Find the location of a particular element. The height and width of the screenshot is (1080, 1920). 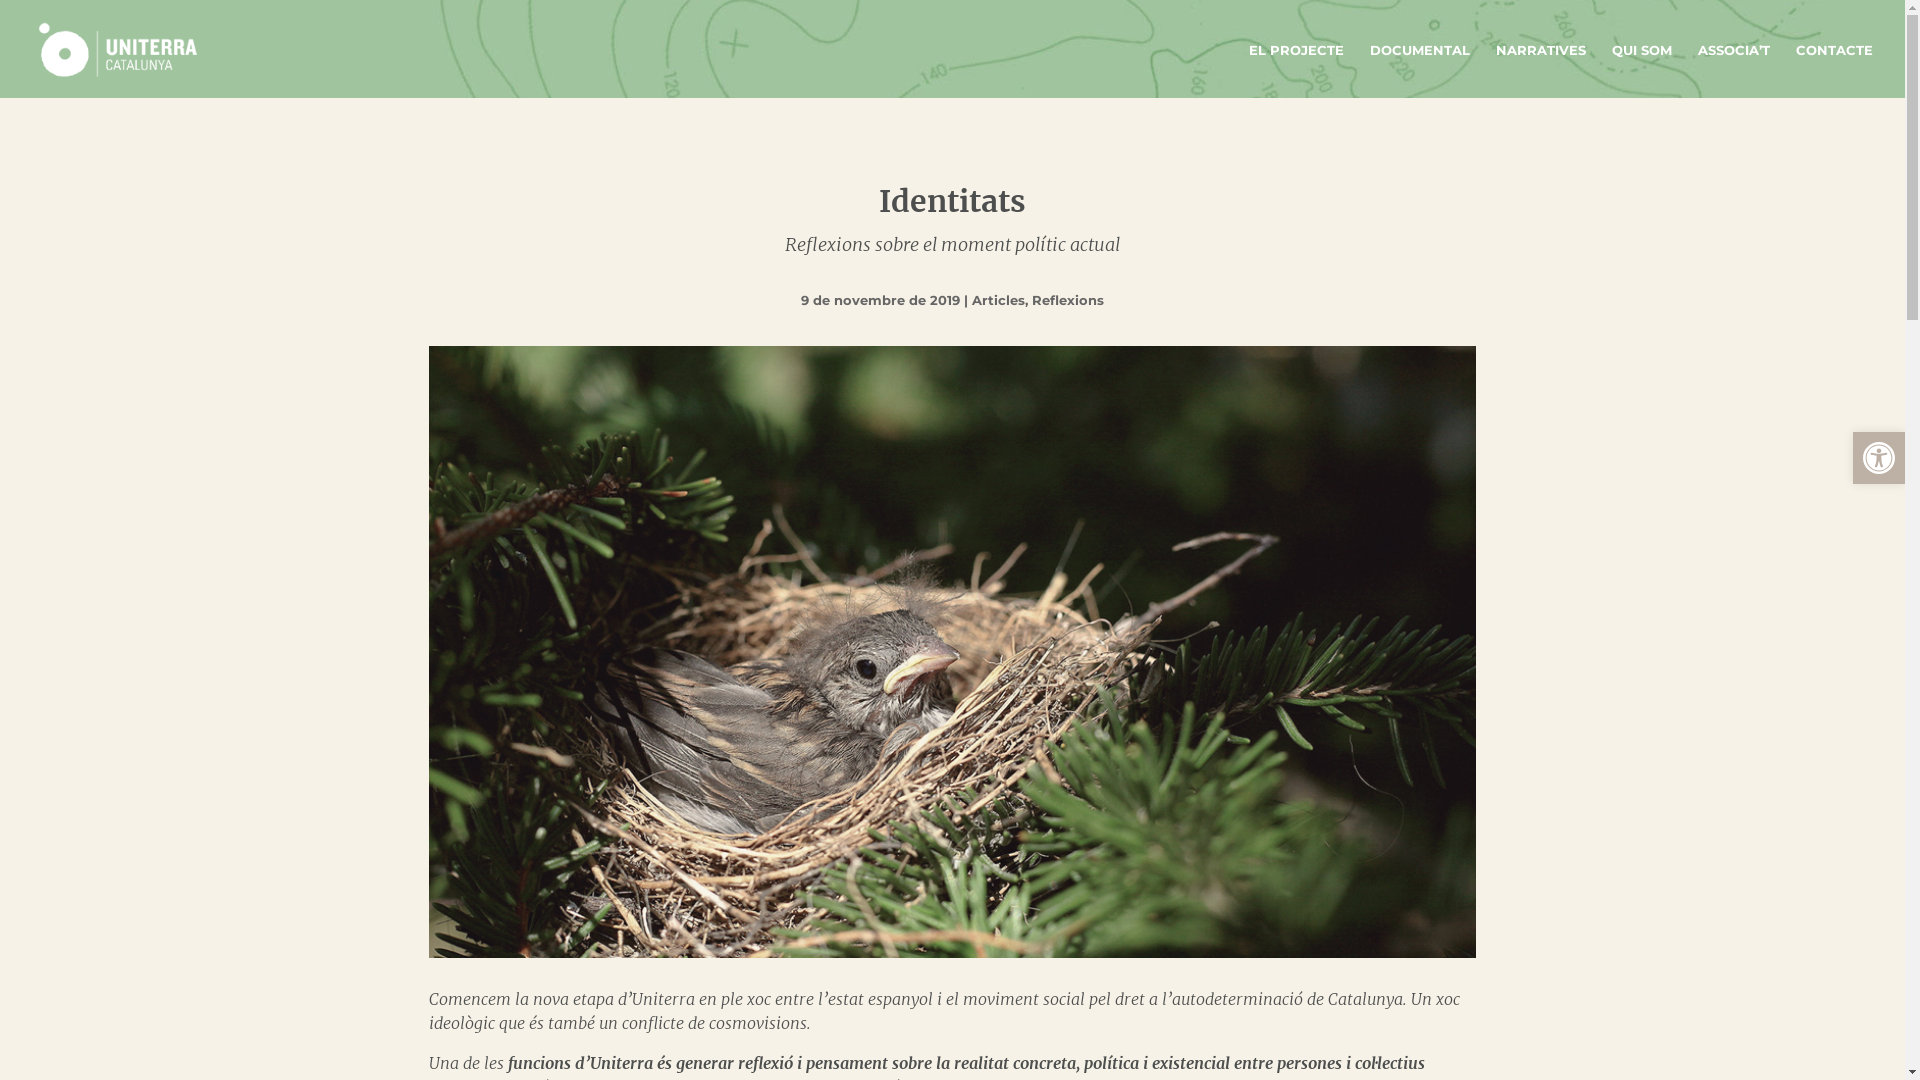

'NARRATIVES' is located at coordinates (1539, 70).